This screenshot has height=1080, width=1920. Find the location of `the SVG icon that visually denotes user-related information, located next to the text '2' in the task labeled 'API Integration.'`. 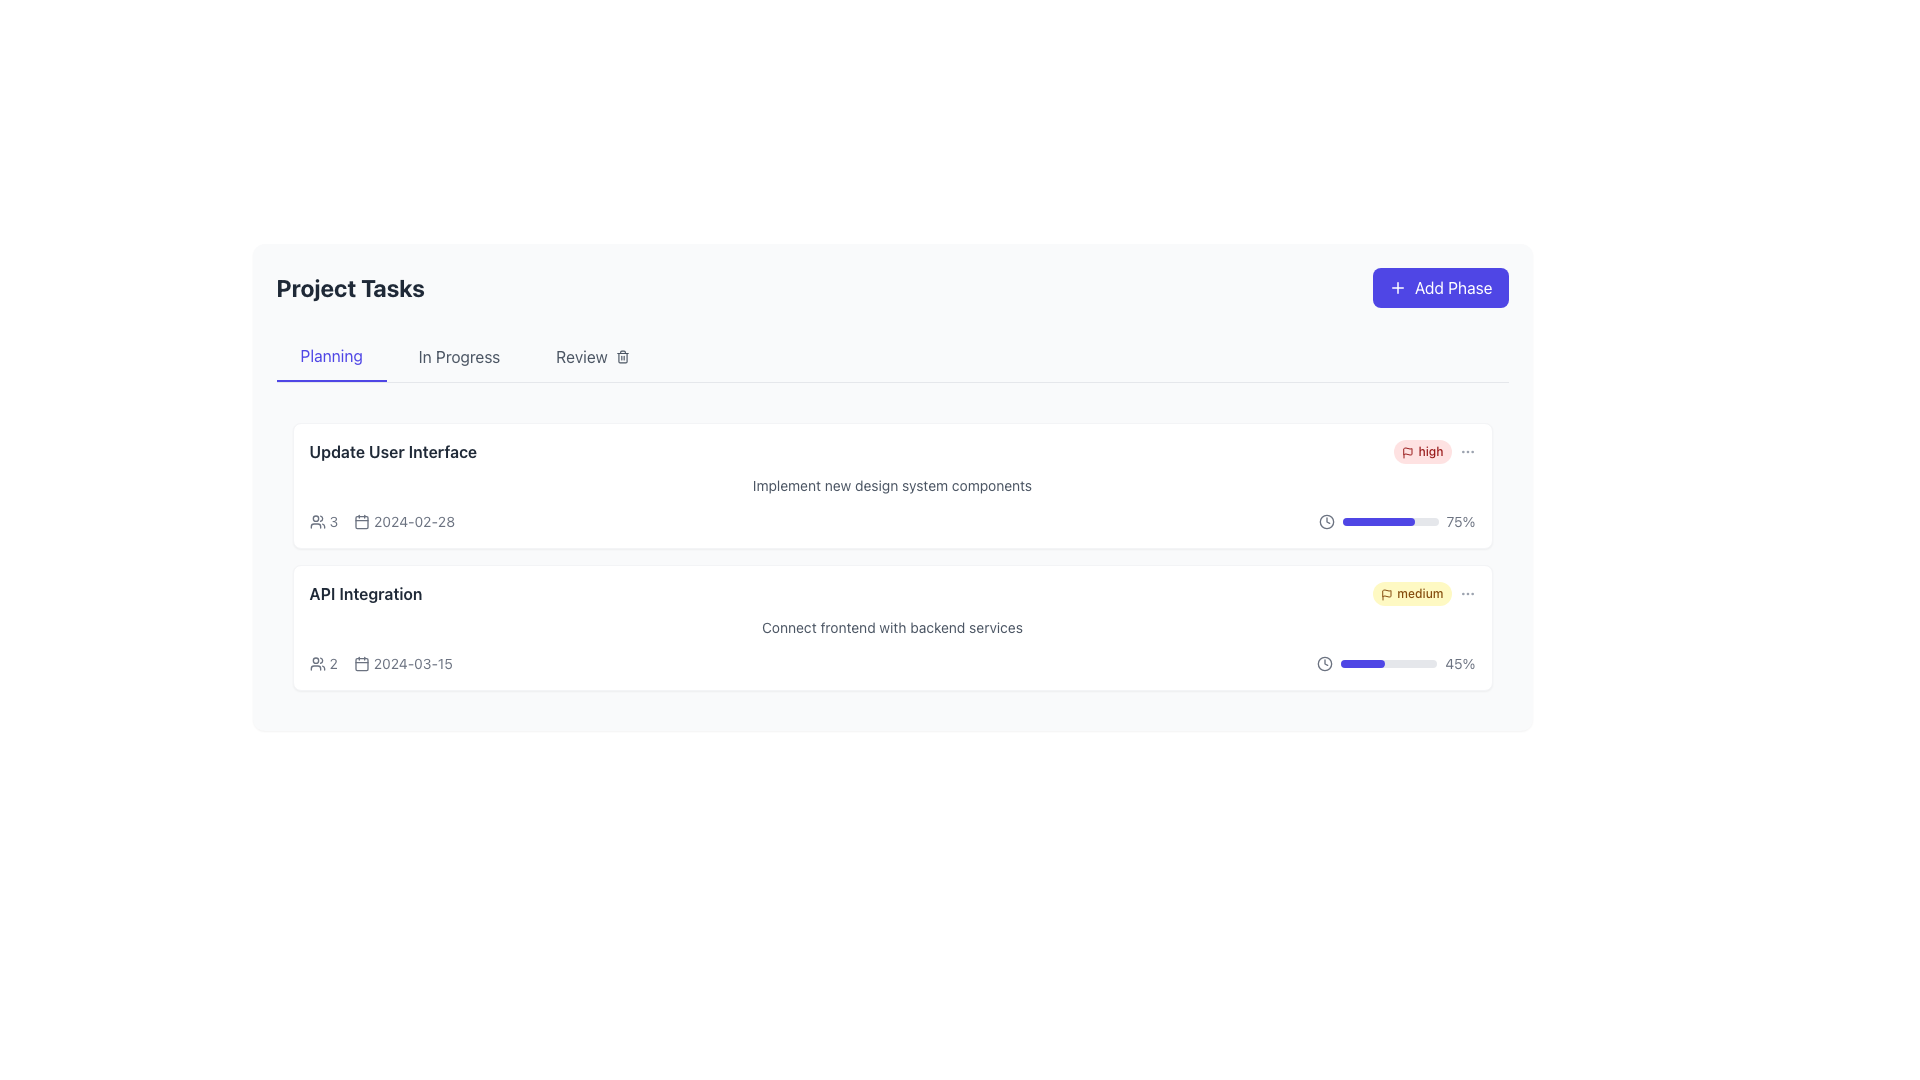

the SVG icon that visually denotes user-related information, located next to the text '2' in the task labeled 'API Integration.' is located at coordinates (316, 663).